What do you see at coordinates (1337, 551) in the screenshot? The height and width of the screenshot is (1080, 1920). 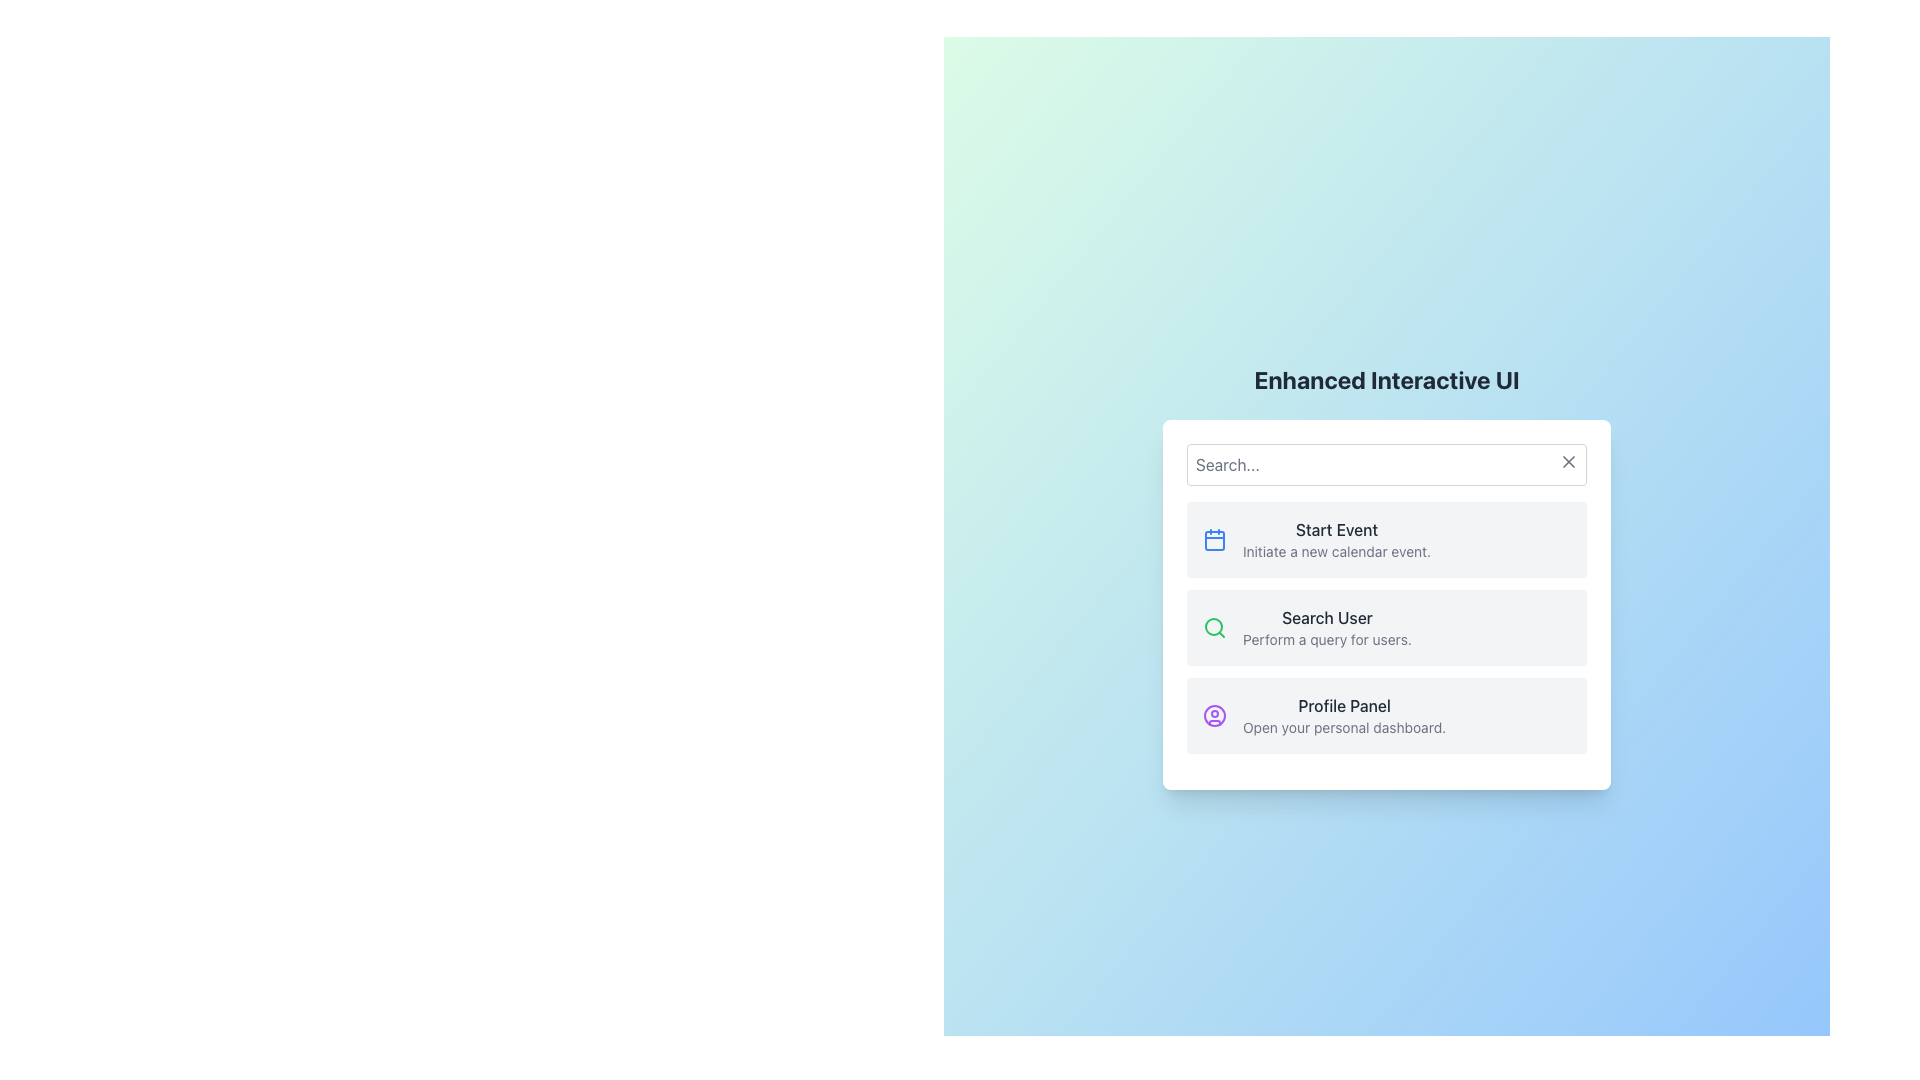 I see `supplementary descriptive text located beneath the 'Start Event' heading in the first option block of the modal, which is positioned below a calendar icon` at bounding box center [1337, 551].